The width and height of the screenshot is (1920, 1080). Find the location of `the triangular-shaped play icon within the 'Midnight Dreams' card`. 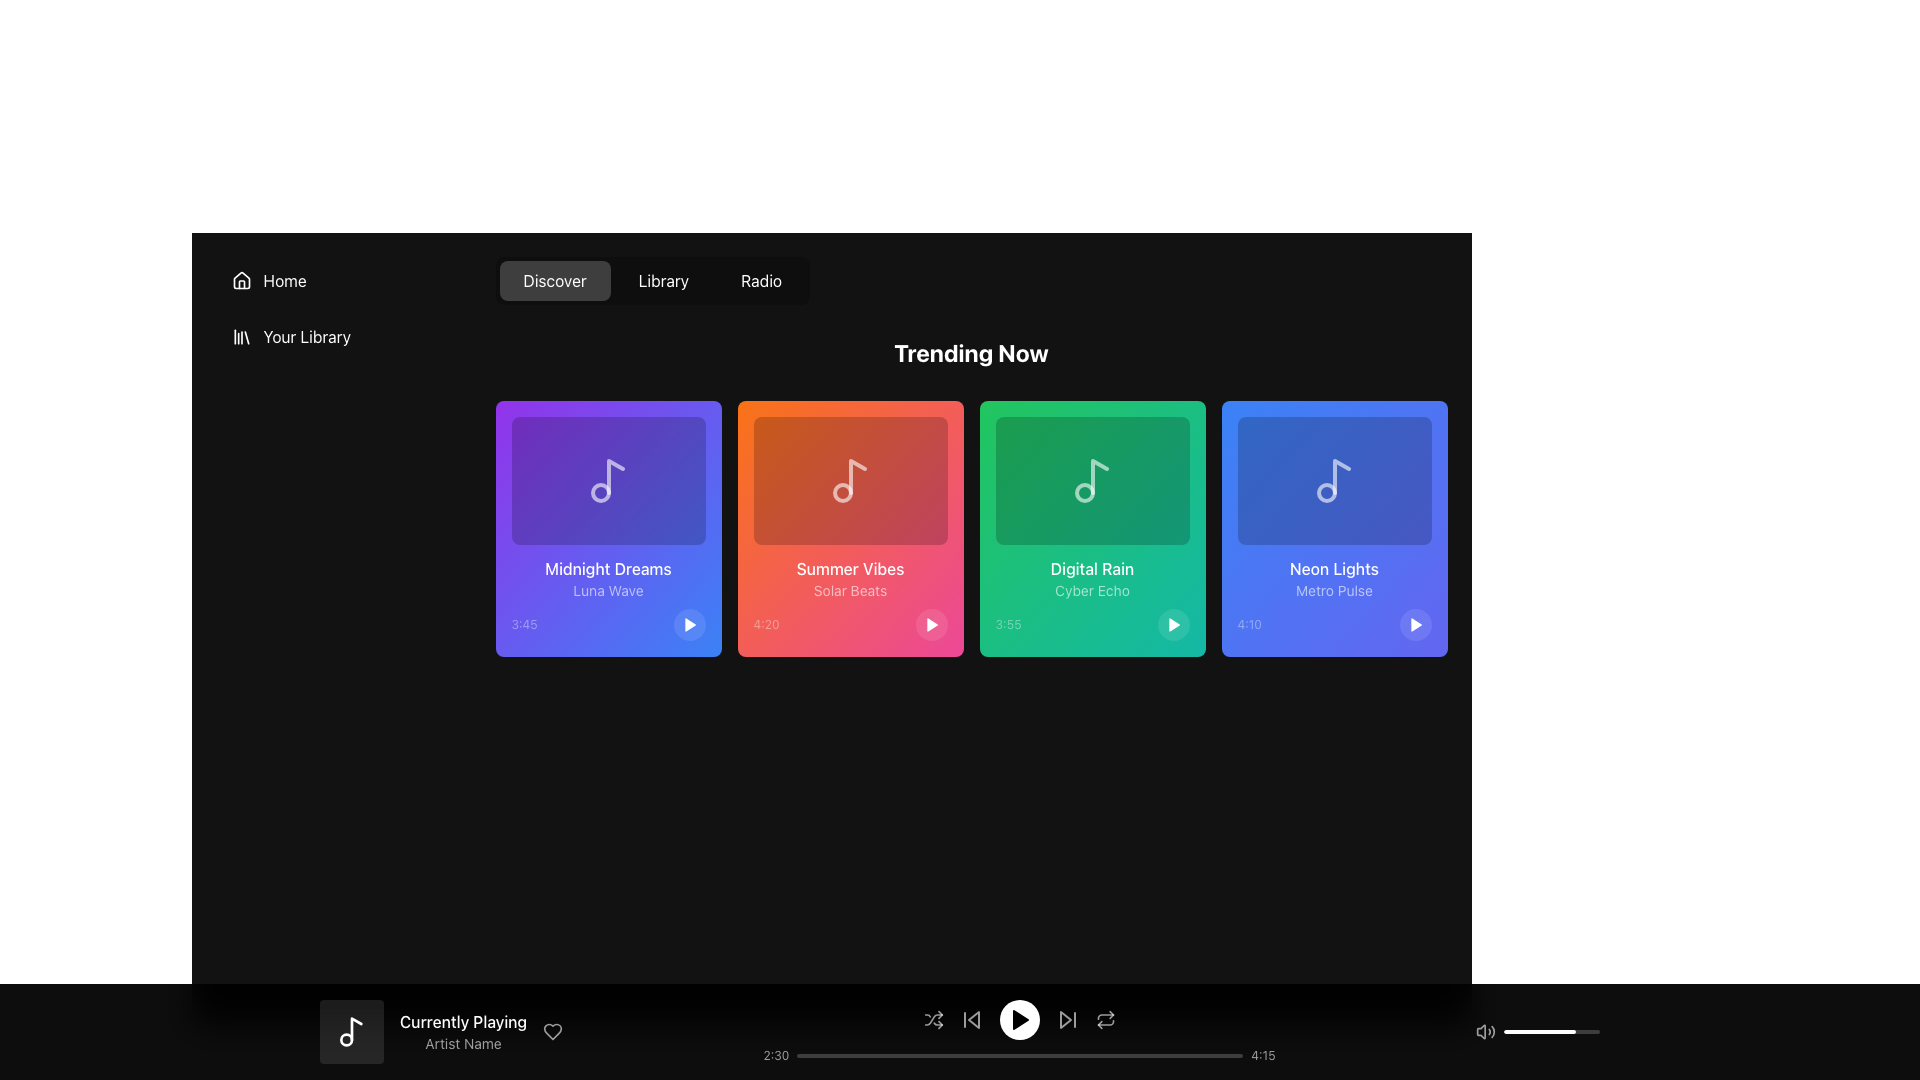

the triangular-shaped play icon within the 'Midnight Dreams' card is located at coordinates (690, 623).